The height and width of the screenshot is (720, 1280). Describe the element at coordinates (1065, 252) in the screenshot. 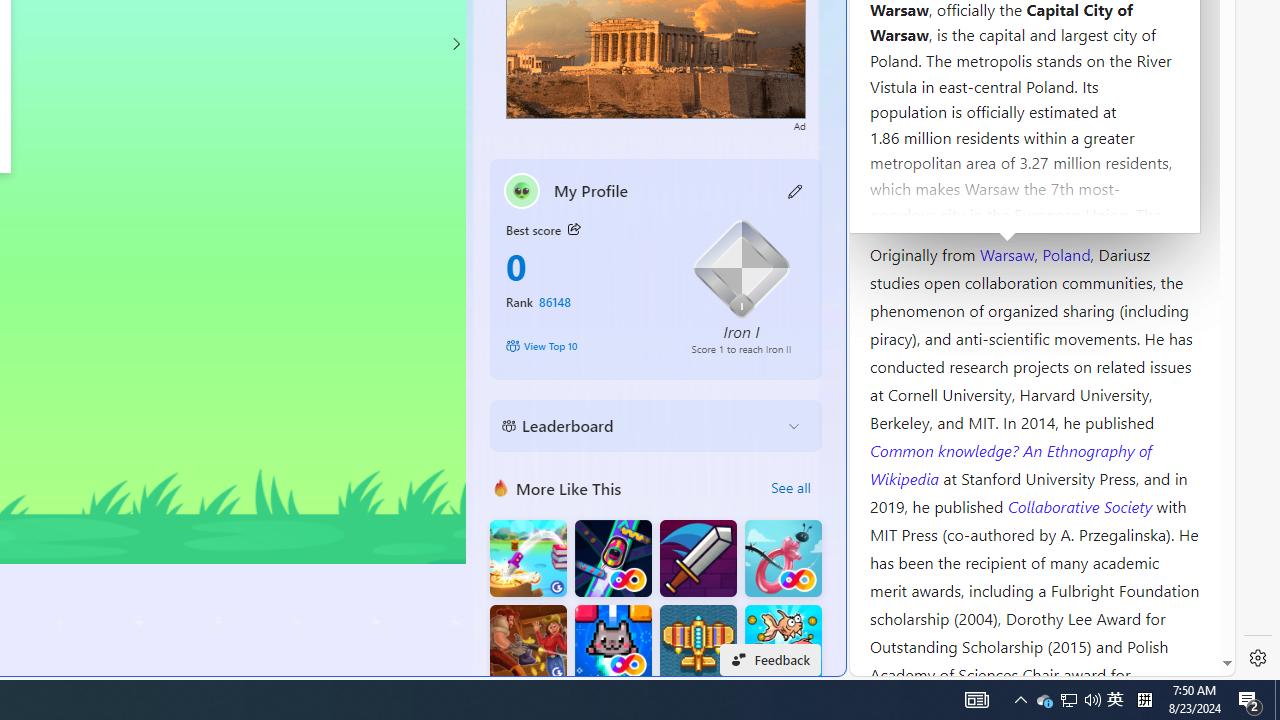

I see `'Poland'` at that location.